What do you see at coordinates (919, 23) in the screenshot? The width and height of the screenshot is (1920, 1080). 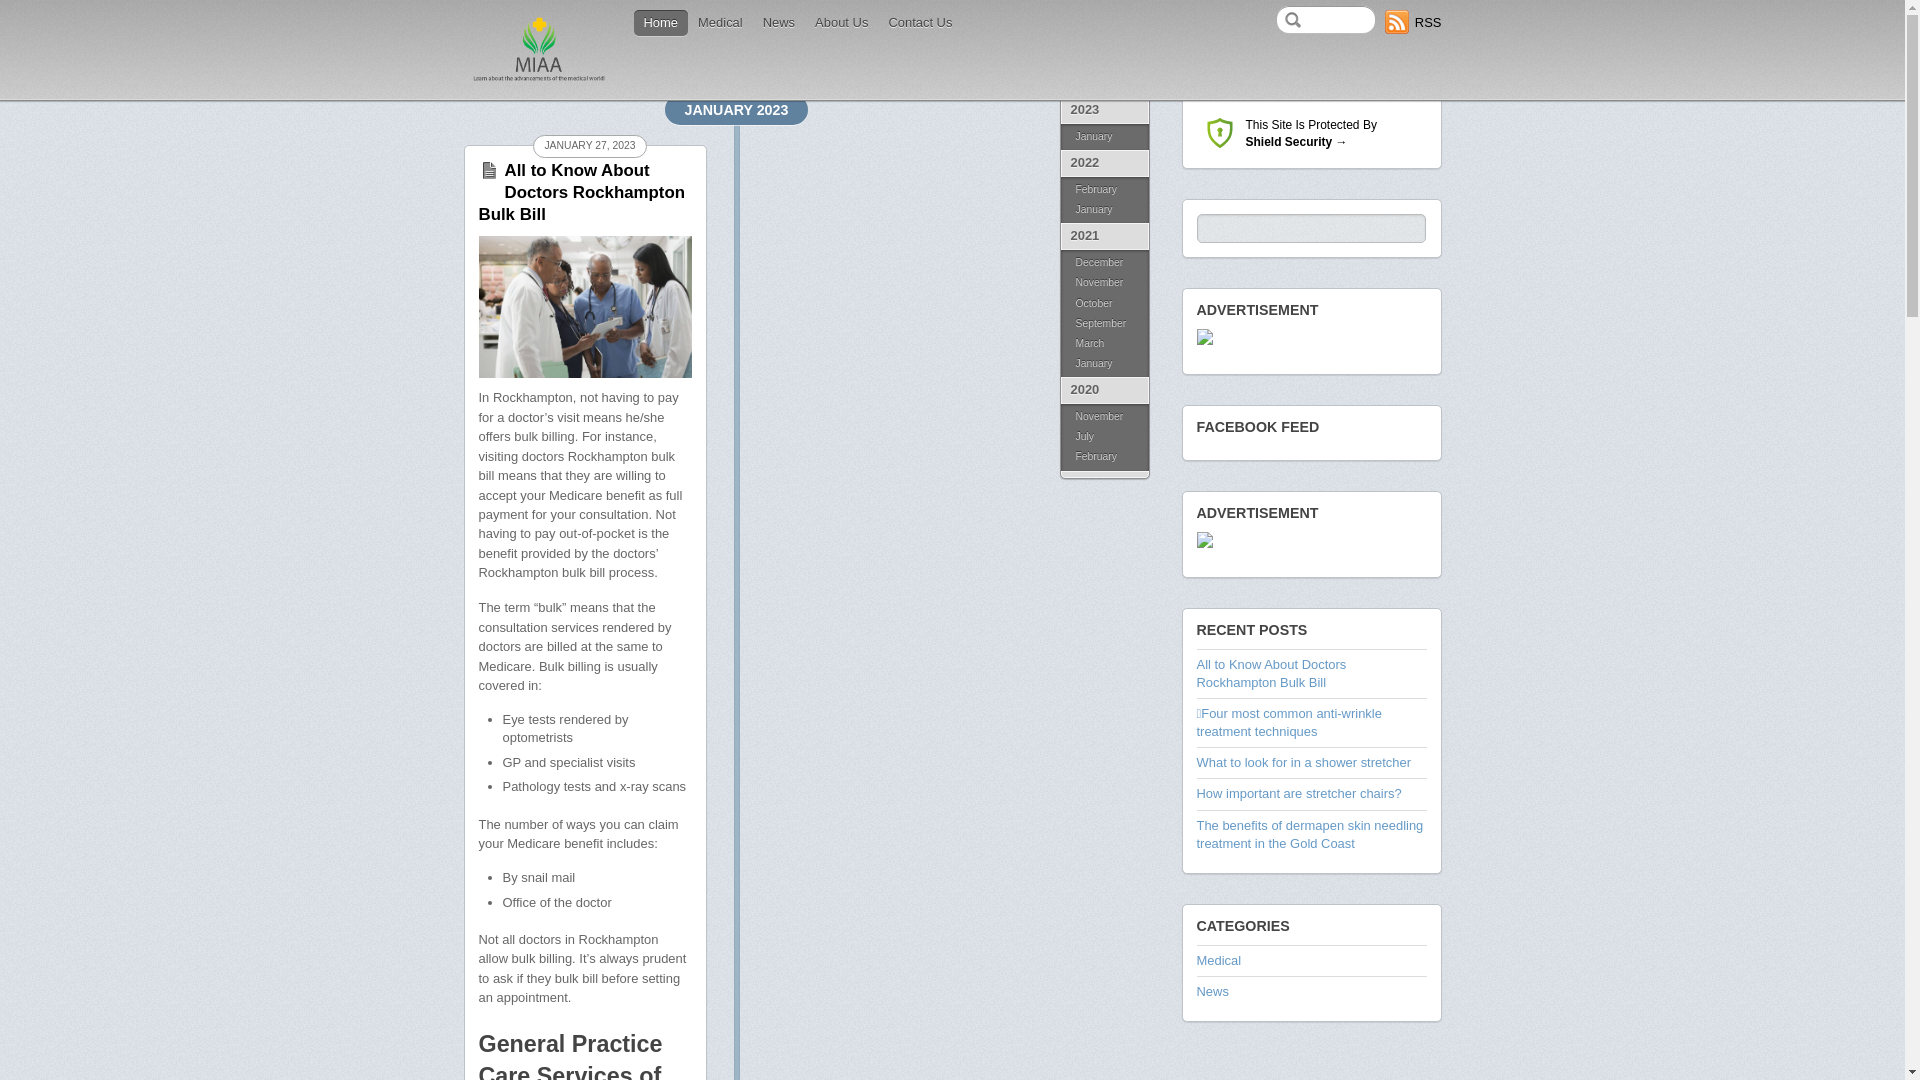 I see `'Contact Us'` at bounding box center [919, 23].